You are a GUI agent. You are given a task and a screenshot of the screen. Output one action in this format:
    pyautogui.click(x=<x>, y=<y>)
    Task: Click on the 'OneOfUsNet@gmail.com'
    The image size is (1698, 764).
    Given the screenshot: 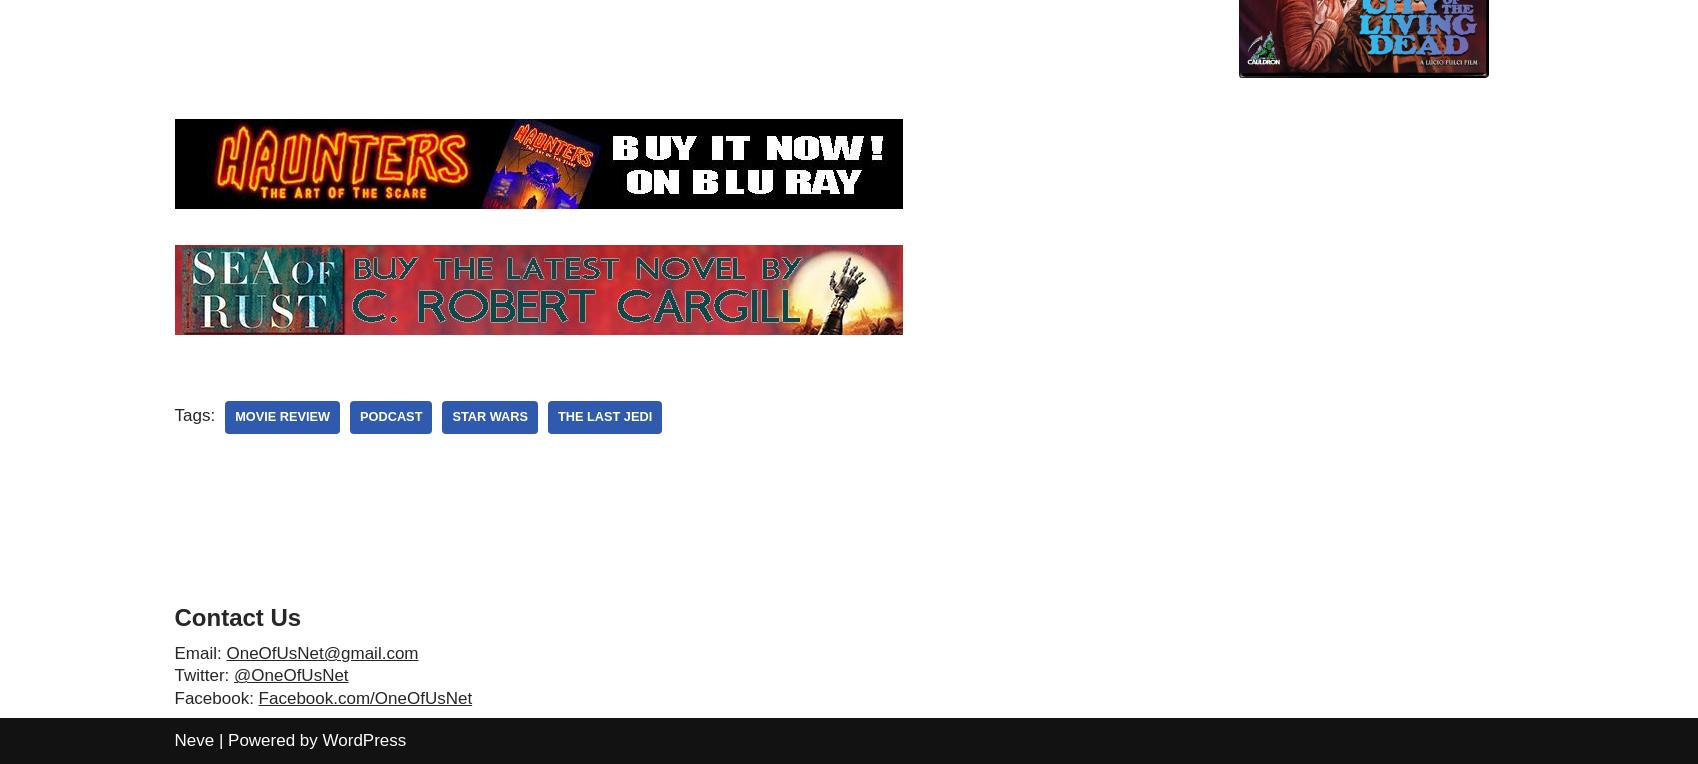 What is the action you would take?
    pyautogui.click(x=226, y=653)
    